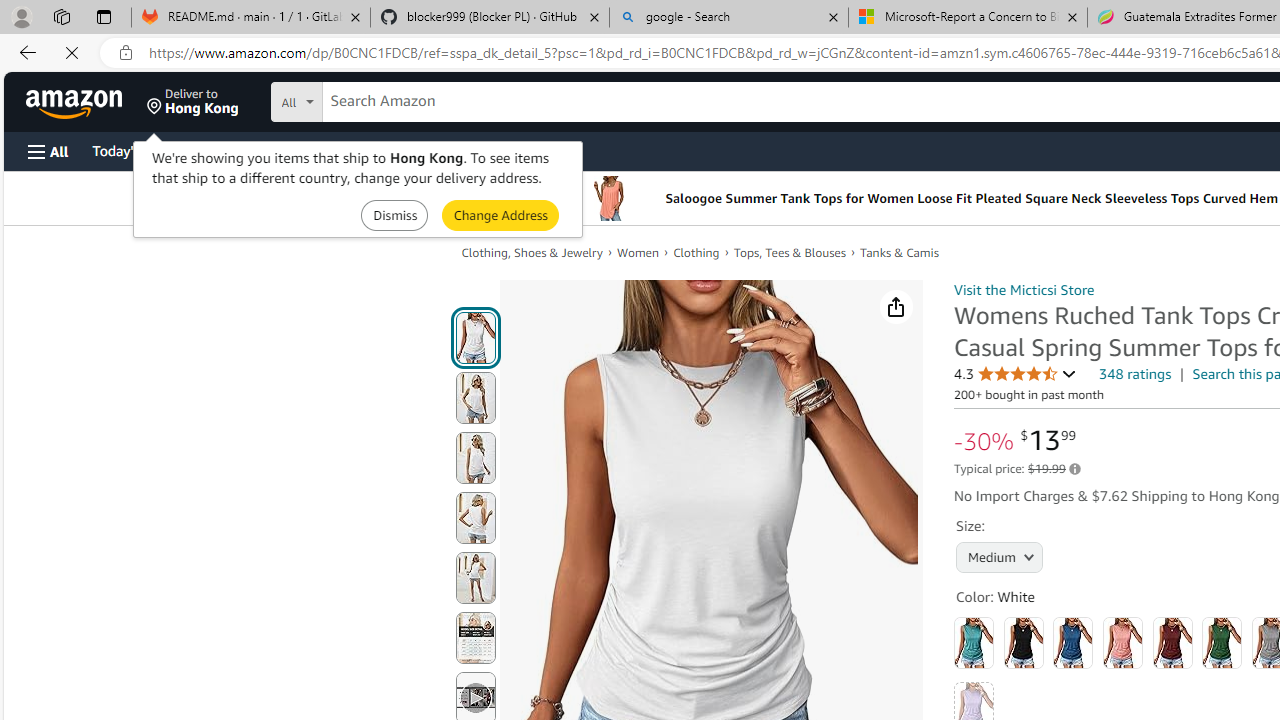  I want to click on 'Aqua', so click(974, 642).